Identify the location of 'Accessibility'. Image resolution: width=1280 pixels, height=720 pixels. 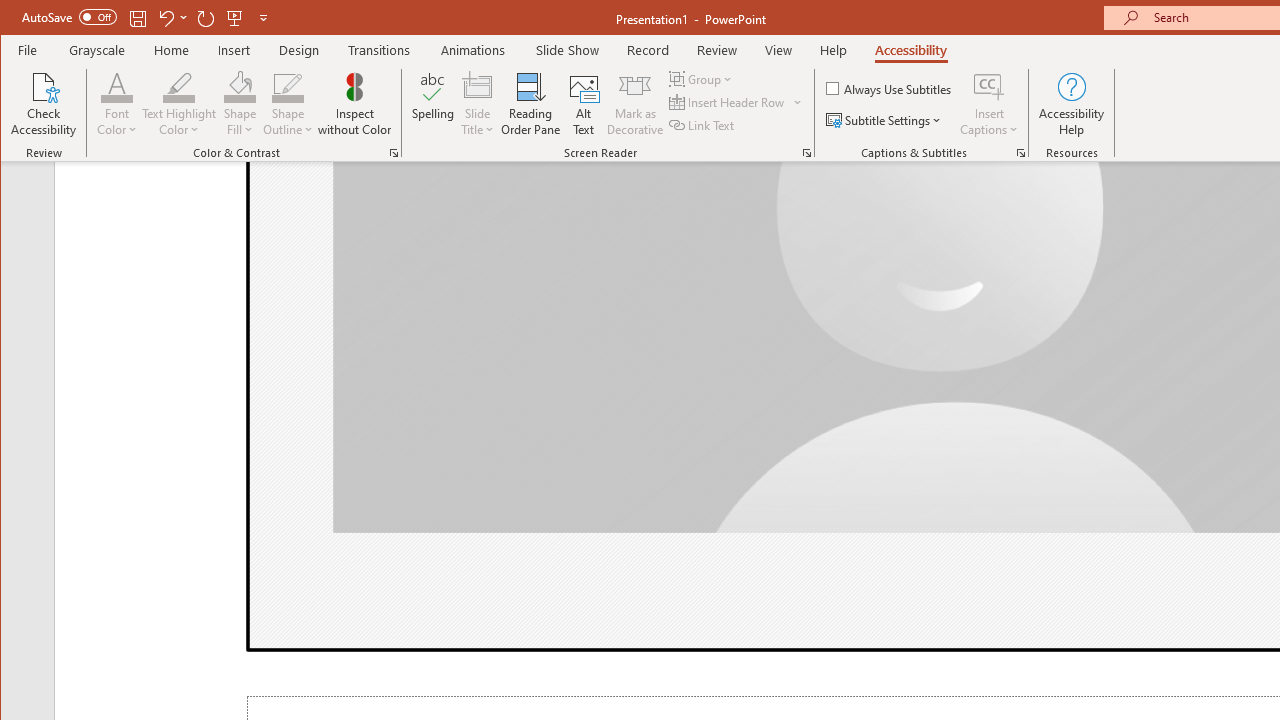
(909, 49).